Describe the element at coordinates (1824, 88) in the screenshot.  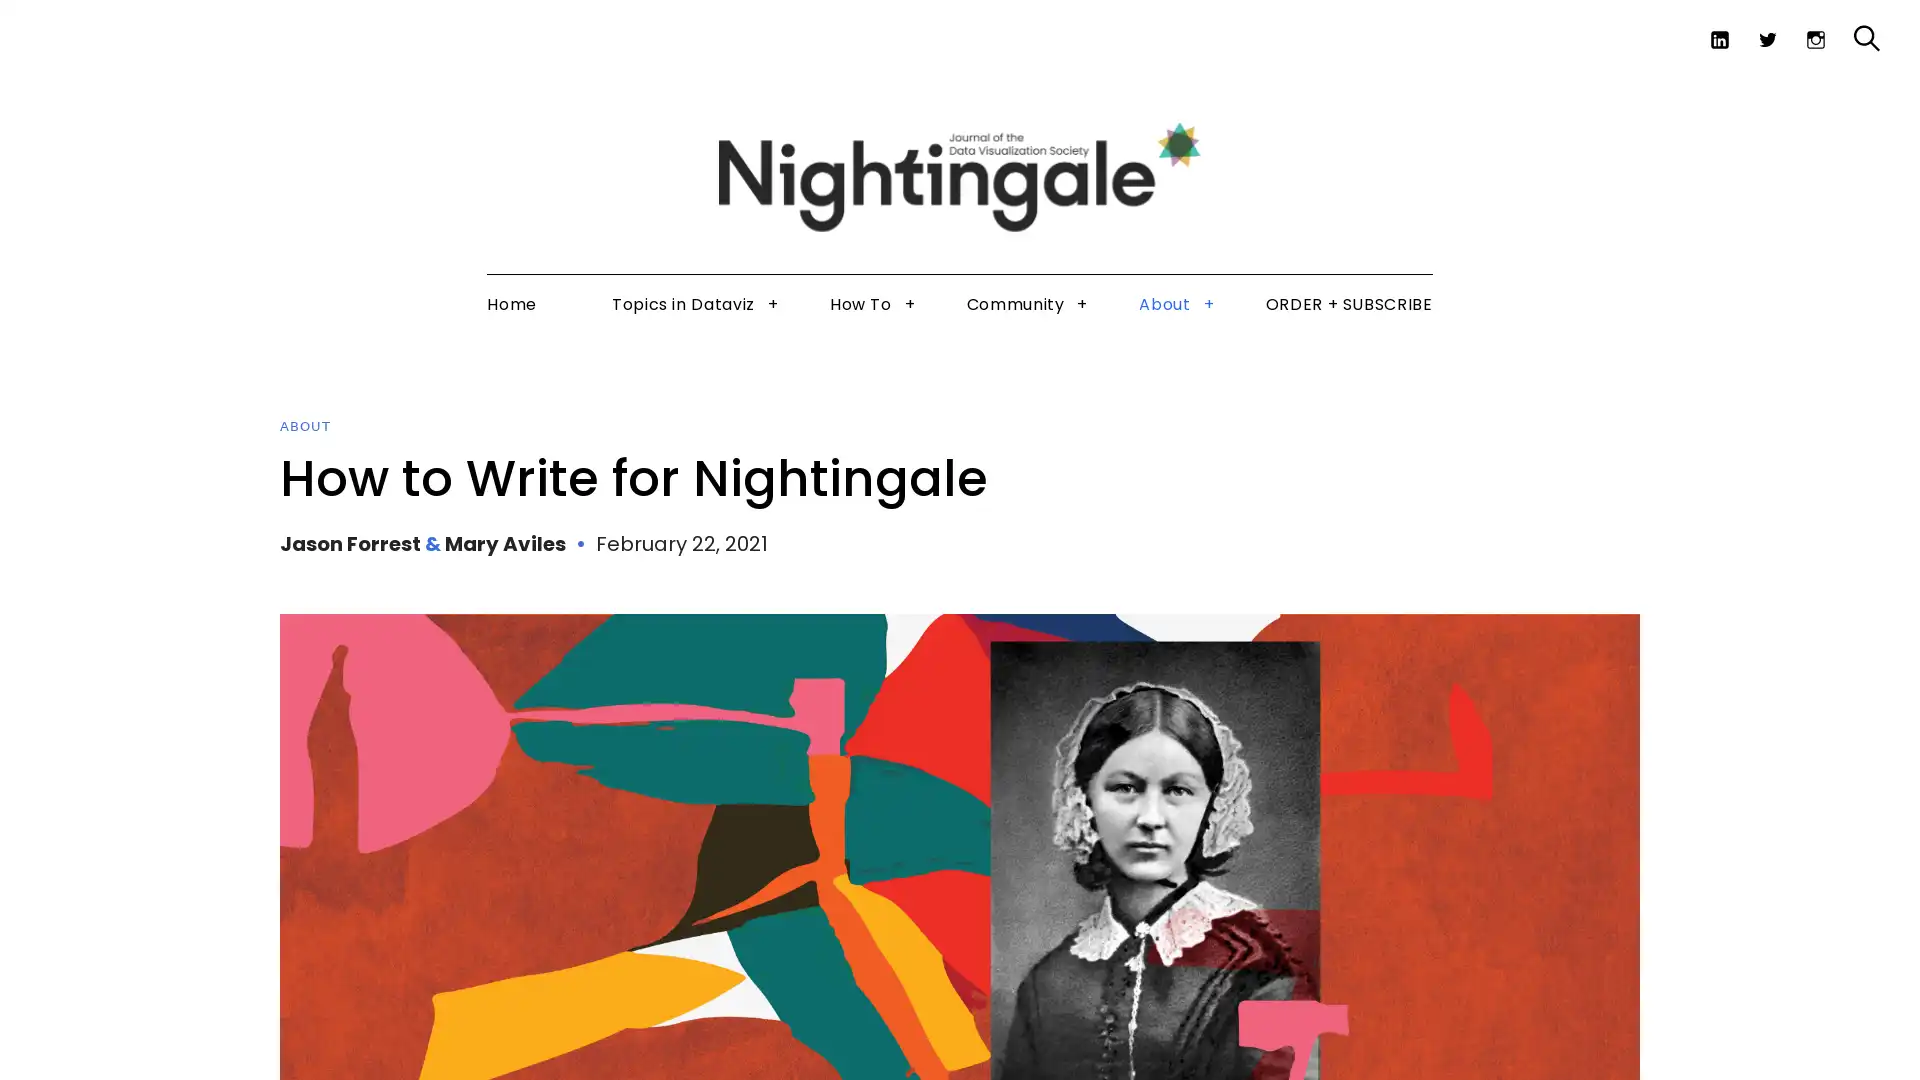
I see `Search` at that location.